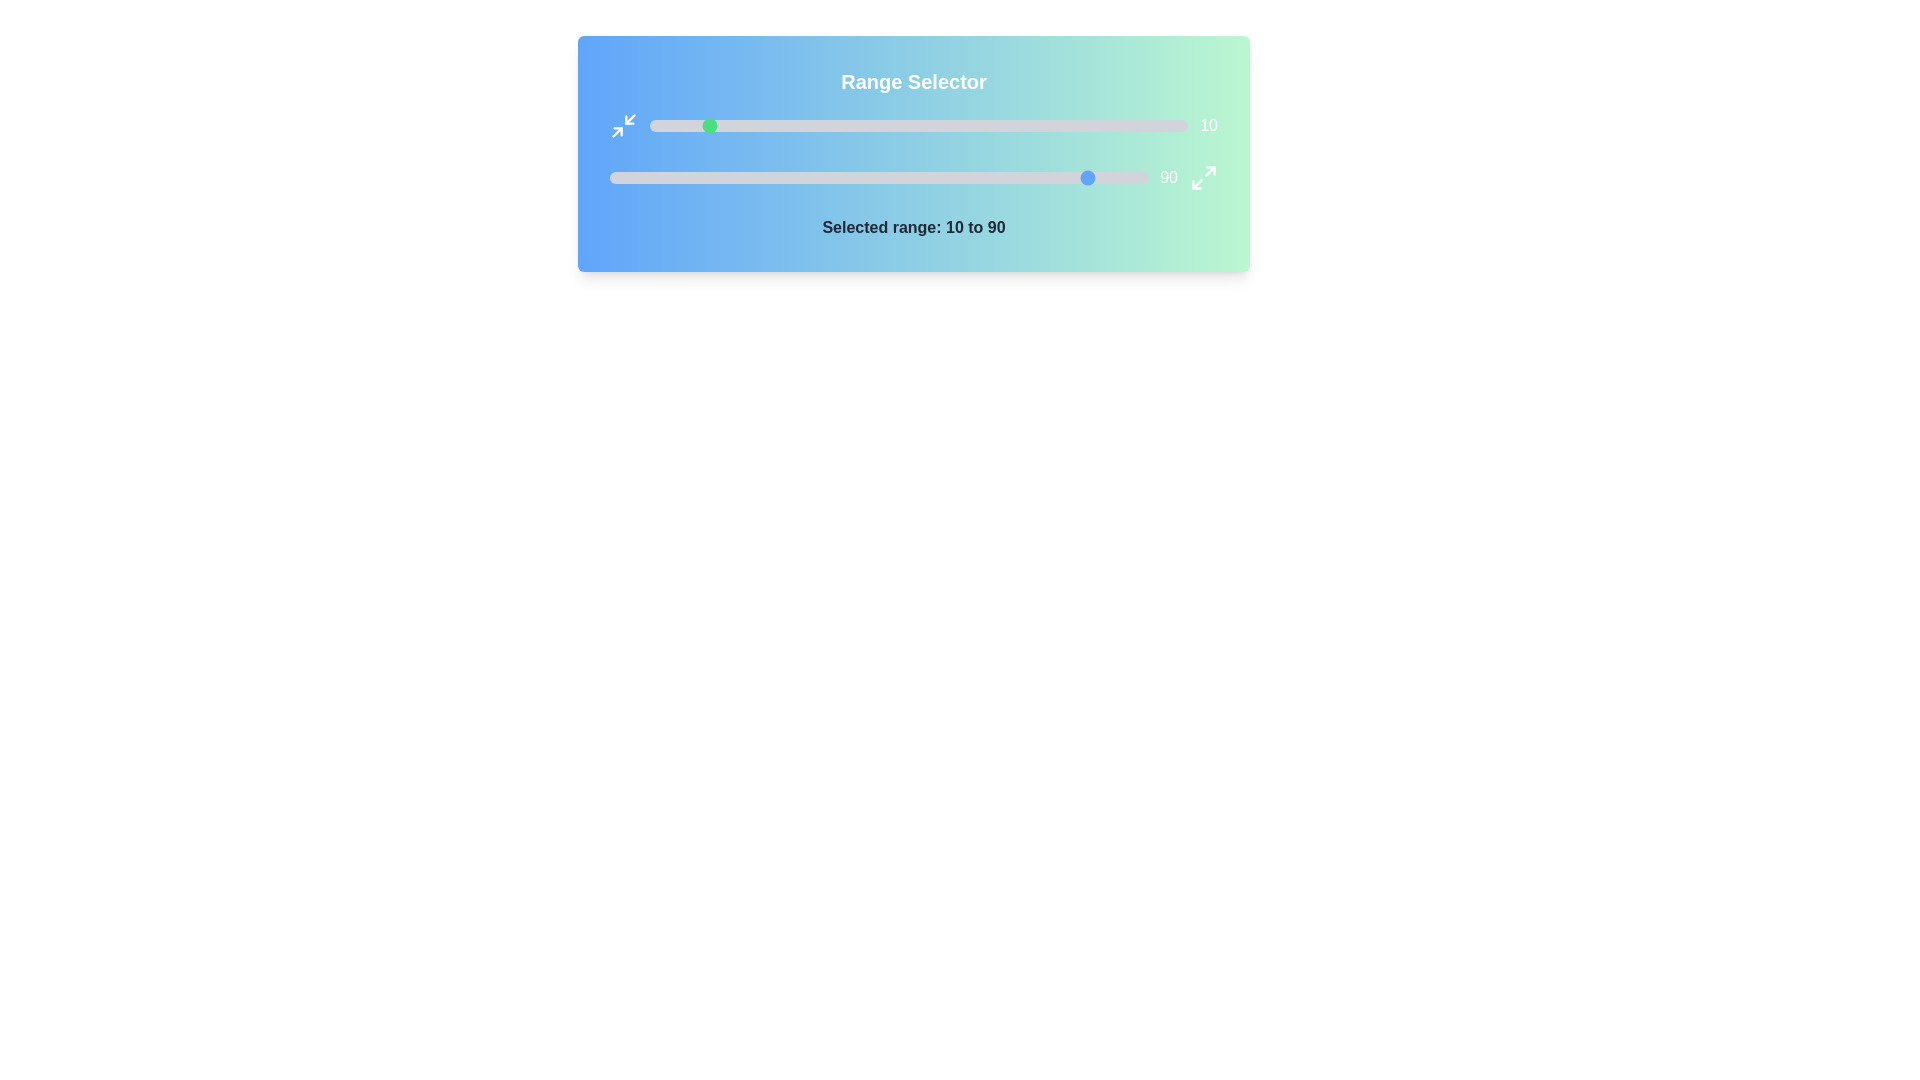 The width and height of the screenshot is (1920, 1080). What do you see at coordinates (912, 176) in the screenshot?
I see `the range input slider located below the 'Range Selector' header, which is the second slider for selecting a value between 0 and 100, to directly set the value` at bounding box center [912, 176].